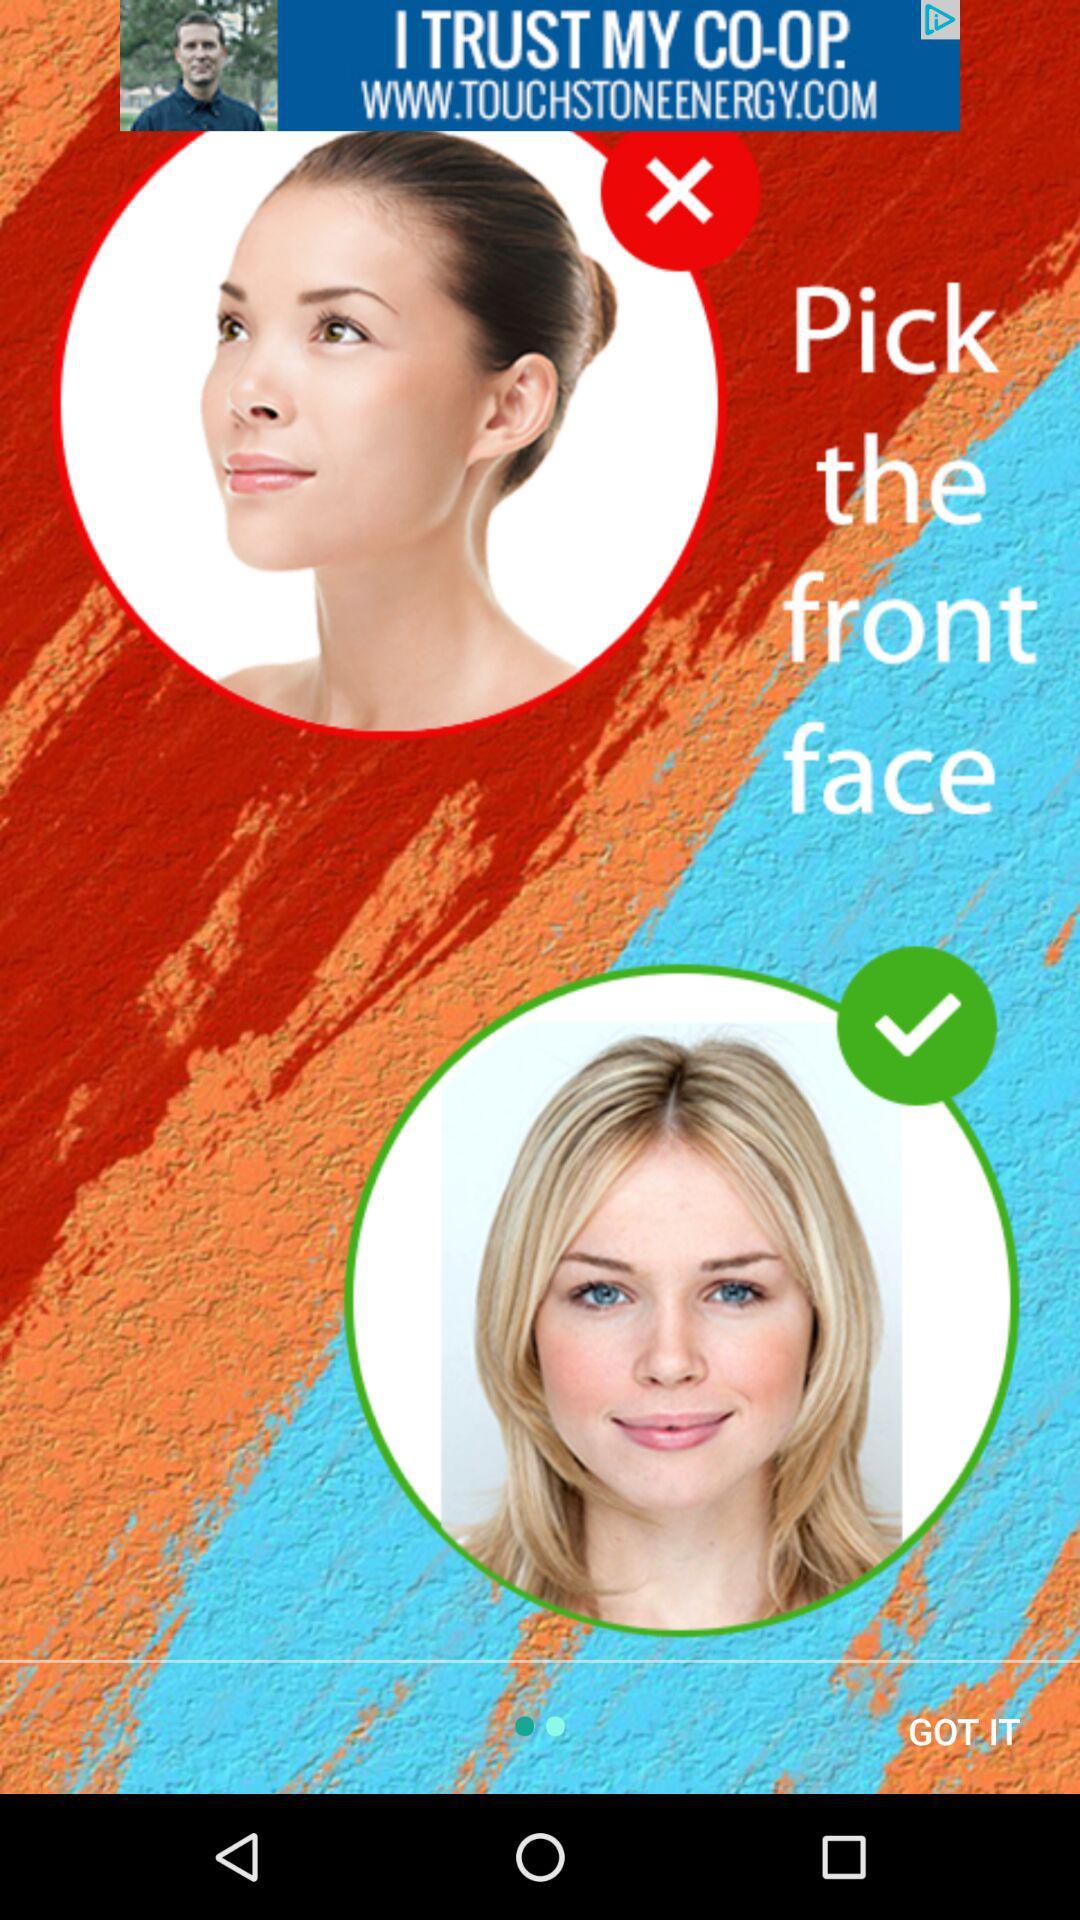 Image resolution: width=1080 pixels, height=1920 pixels. I want to click on advertisement, so click(540, 65).